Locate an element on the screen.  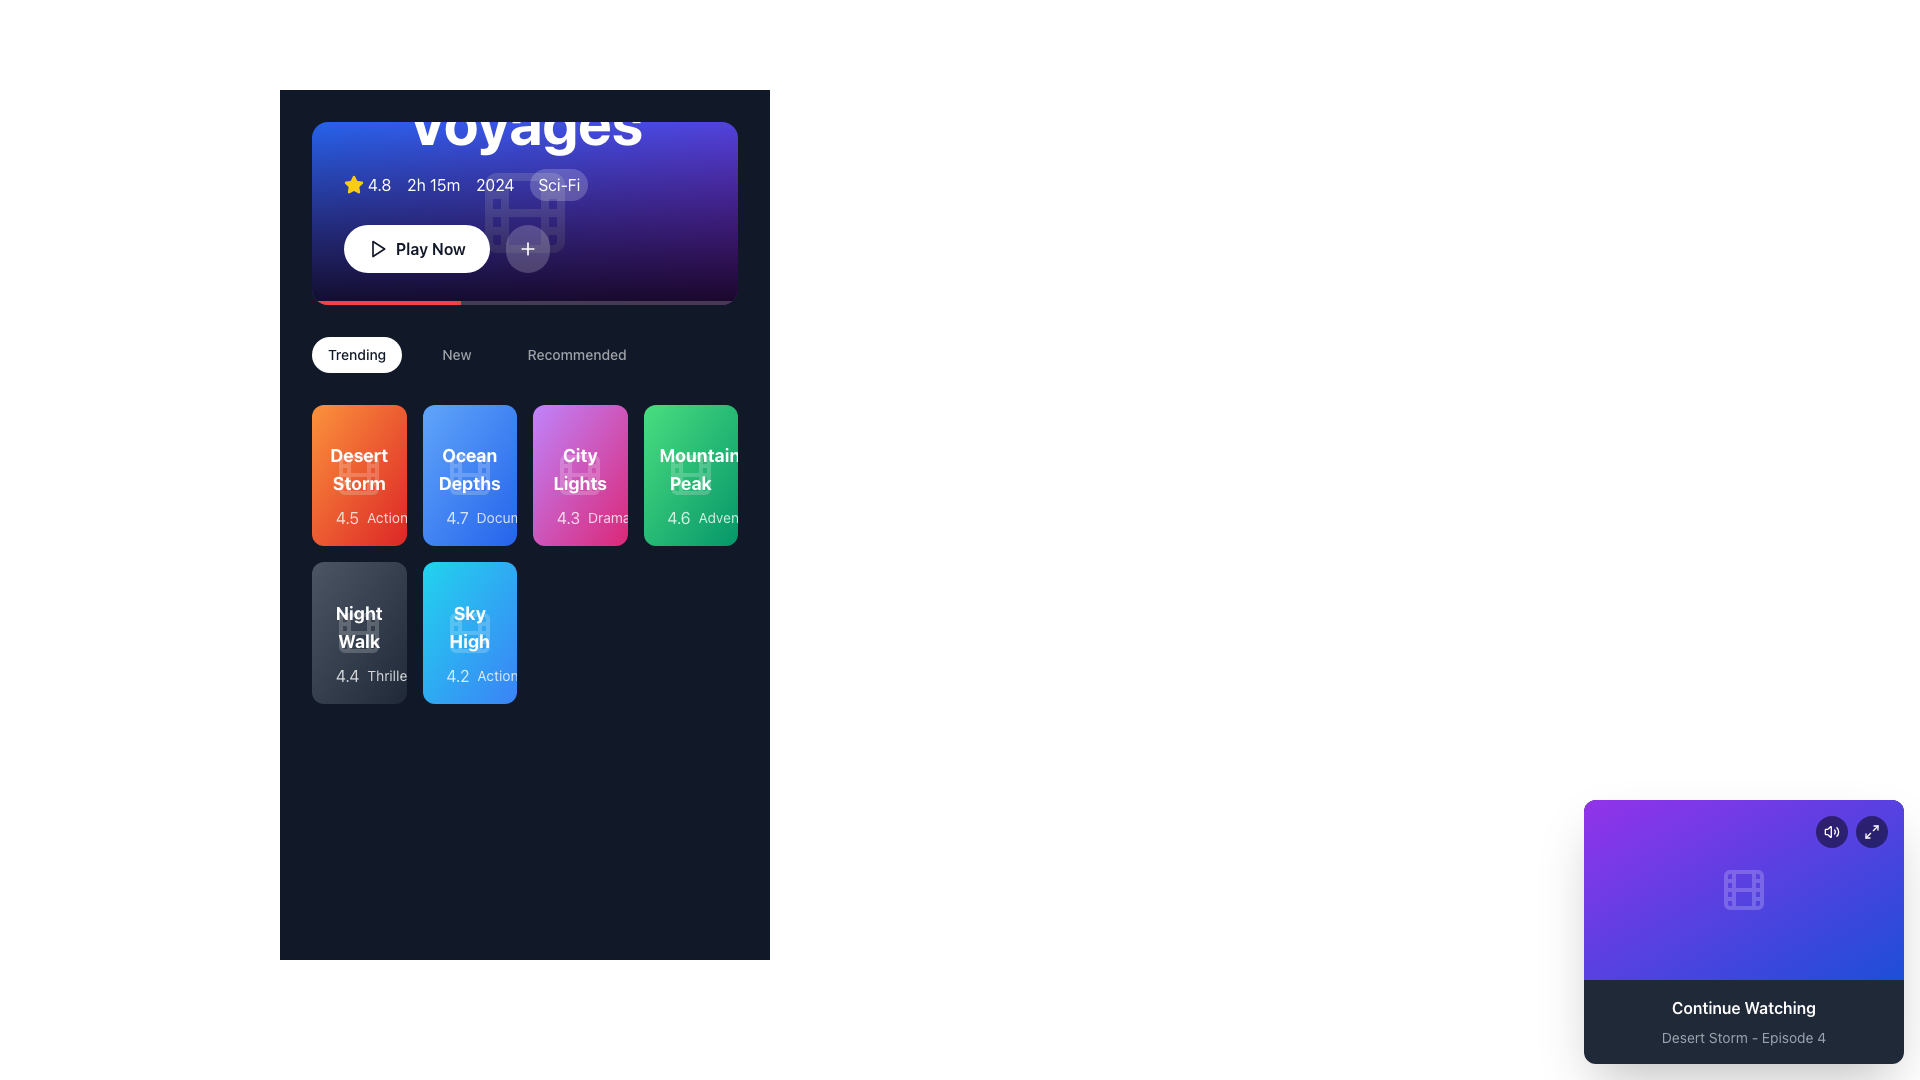
the decorative icon representing a movie or video-related entity located in the top-left orange card under the 'Trending' category heading is located at coordinates (359, 475).